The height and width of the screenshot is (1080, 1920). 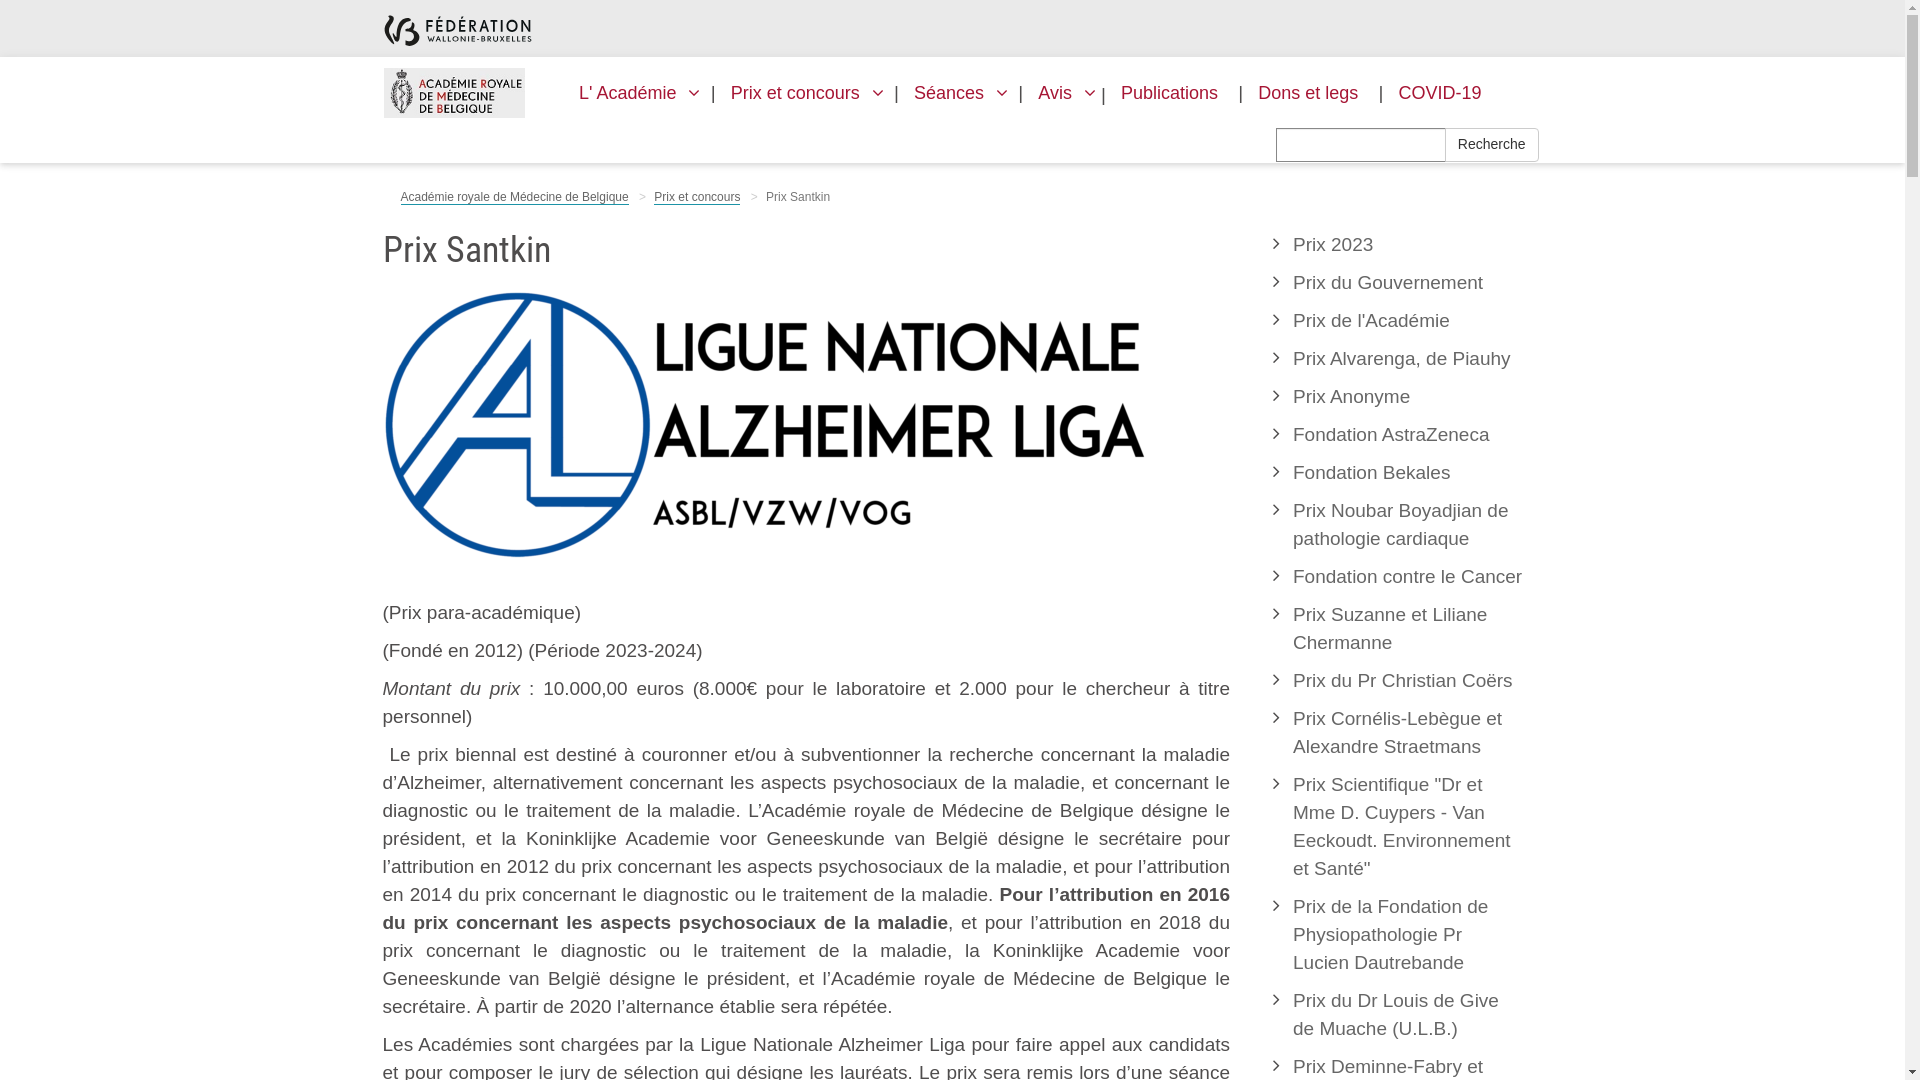 What do you see at coordinates (1406, 473) in the screenshot?
I see `'Fondation Bekales'` at bounding box center [1406, 473].